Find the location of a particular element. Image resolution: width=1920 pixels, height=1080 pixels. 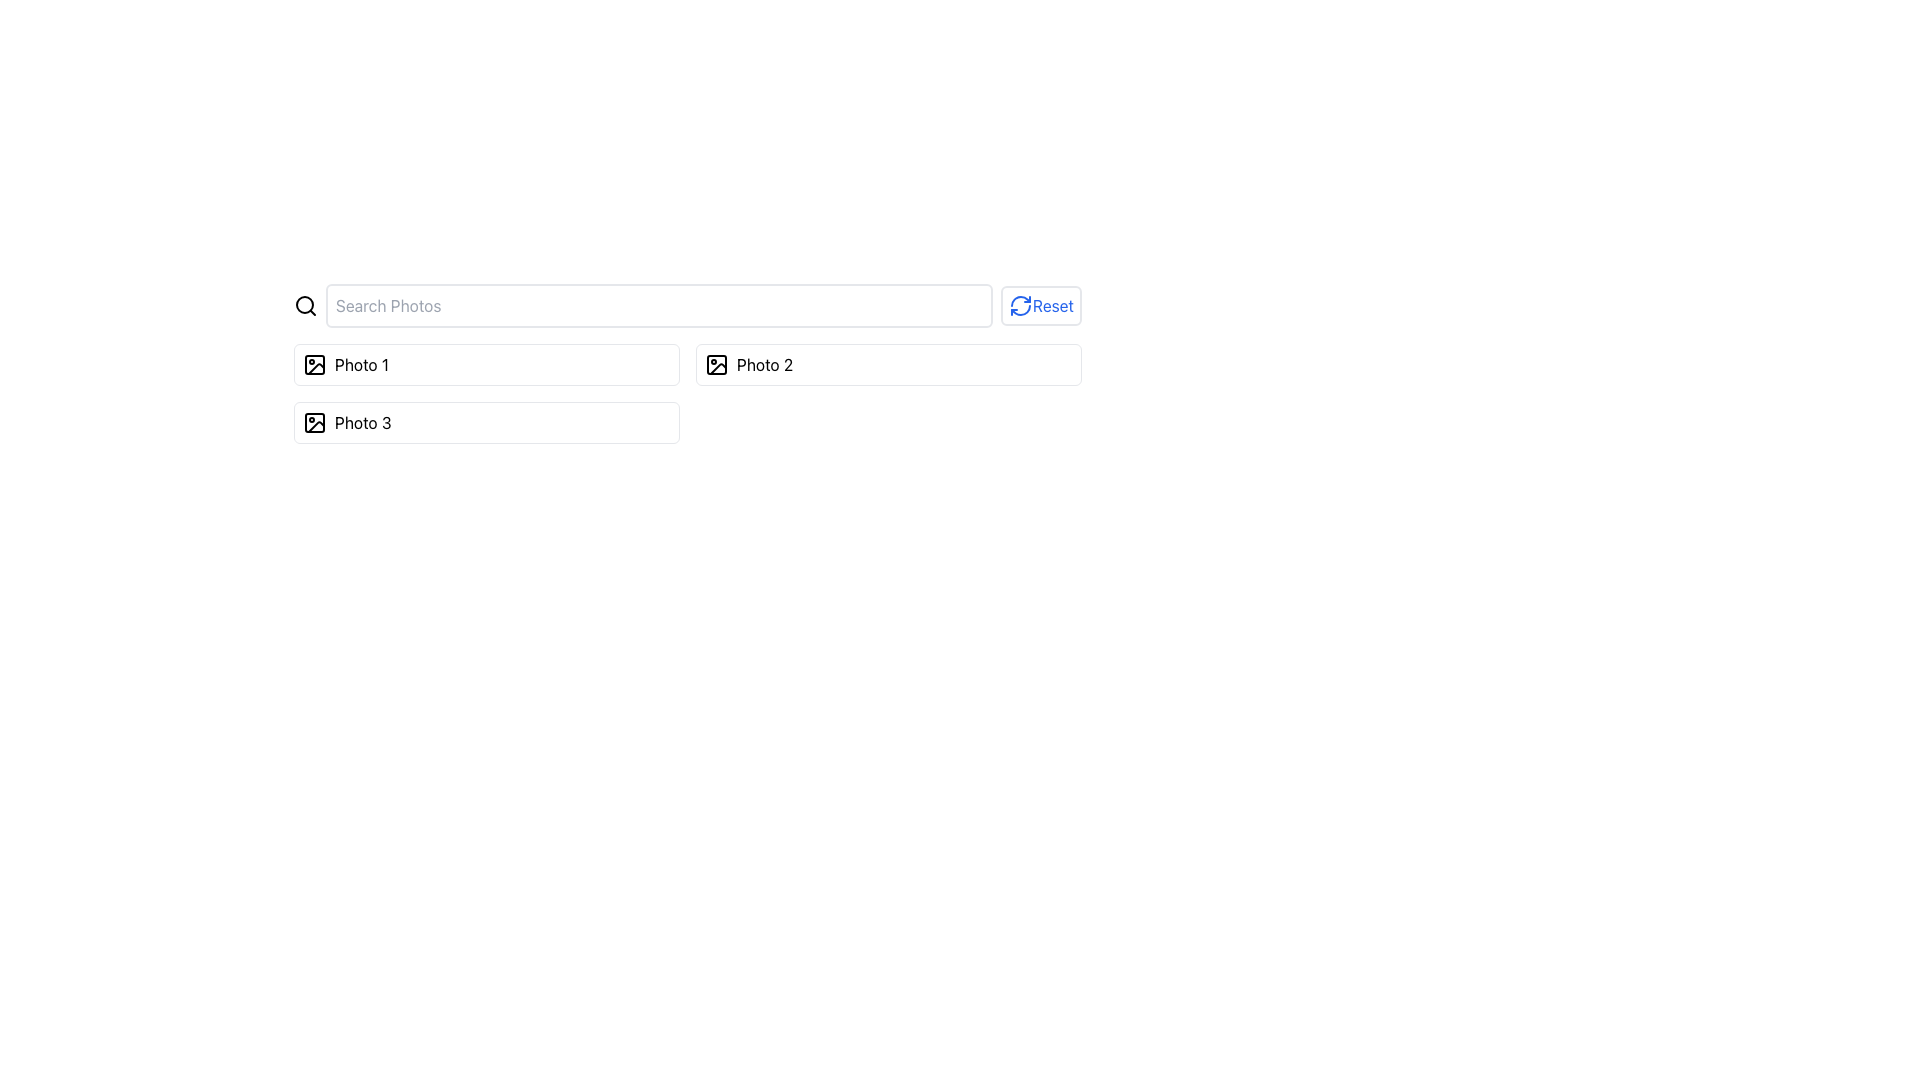

the text label displaying 'Photo 3' is located at coordinates (363, 422).